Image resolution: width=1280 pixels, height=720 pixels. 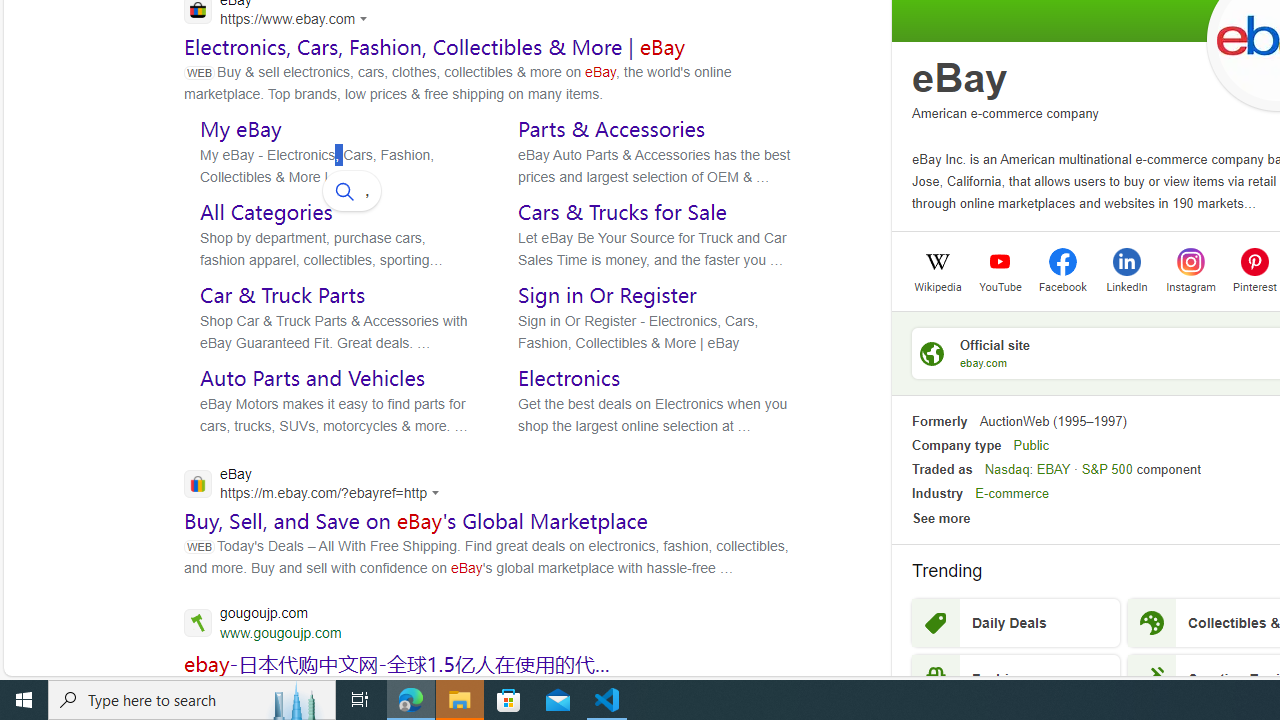 What do you see at coordinates (936, 493) in the screenshot?
I see `'Industry'` at bounding box center [936, 493].